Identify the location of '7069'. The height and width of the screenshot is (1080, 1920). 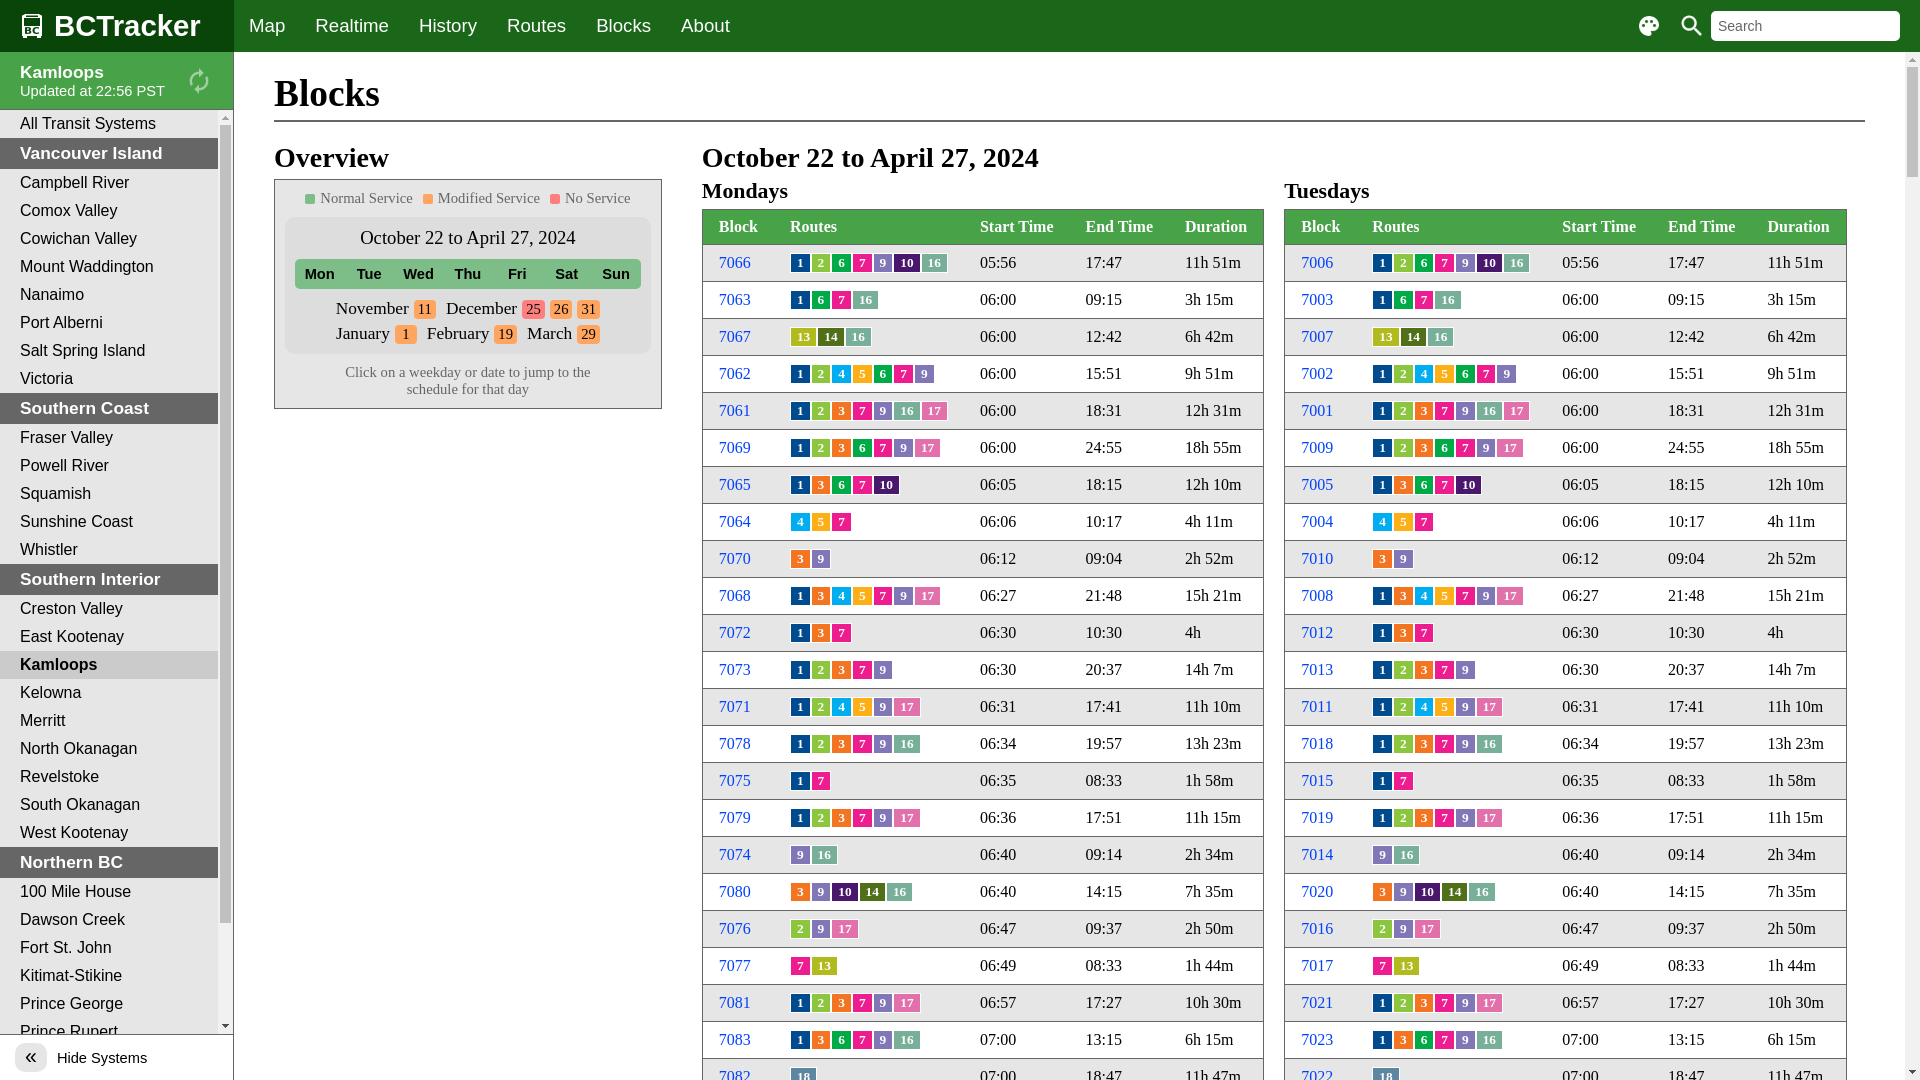
(733, 446).